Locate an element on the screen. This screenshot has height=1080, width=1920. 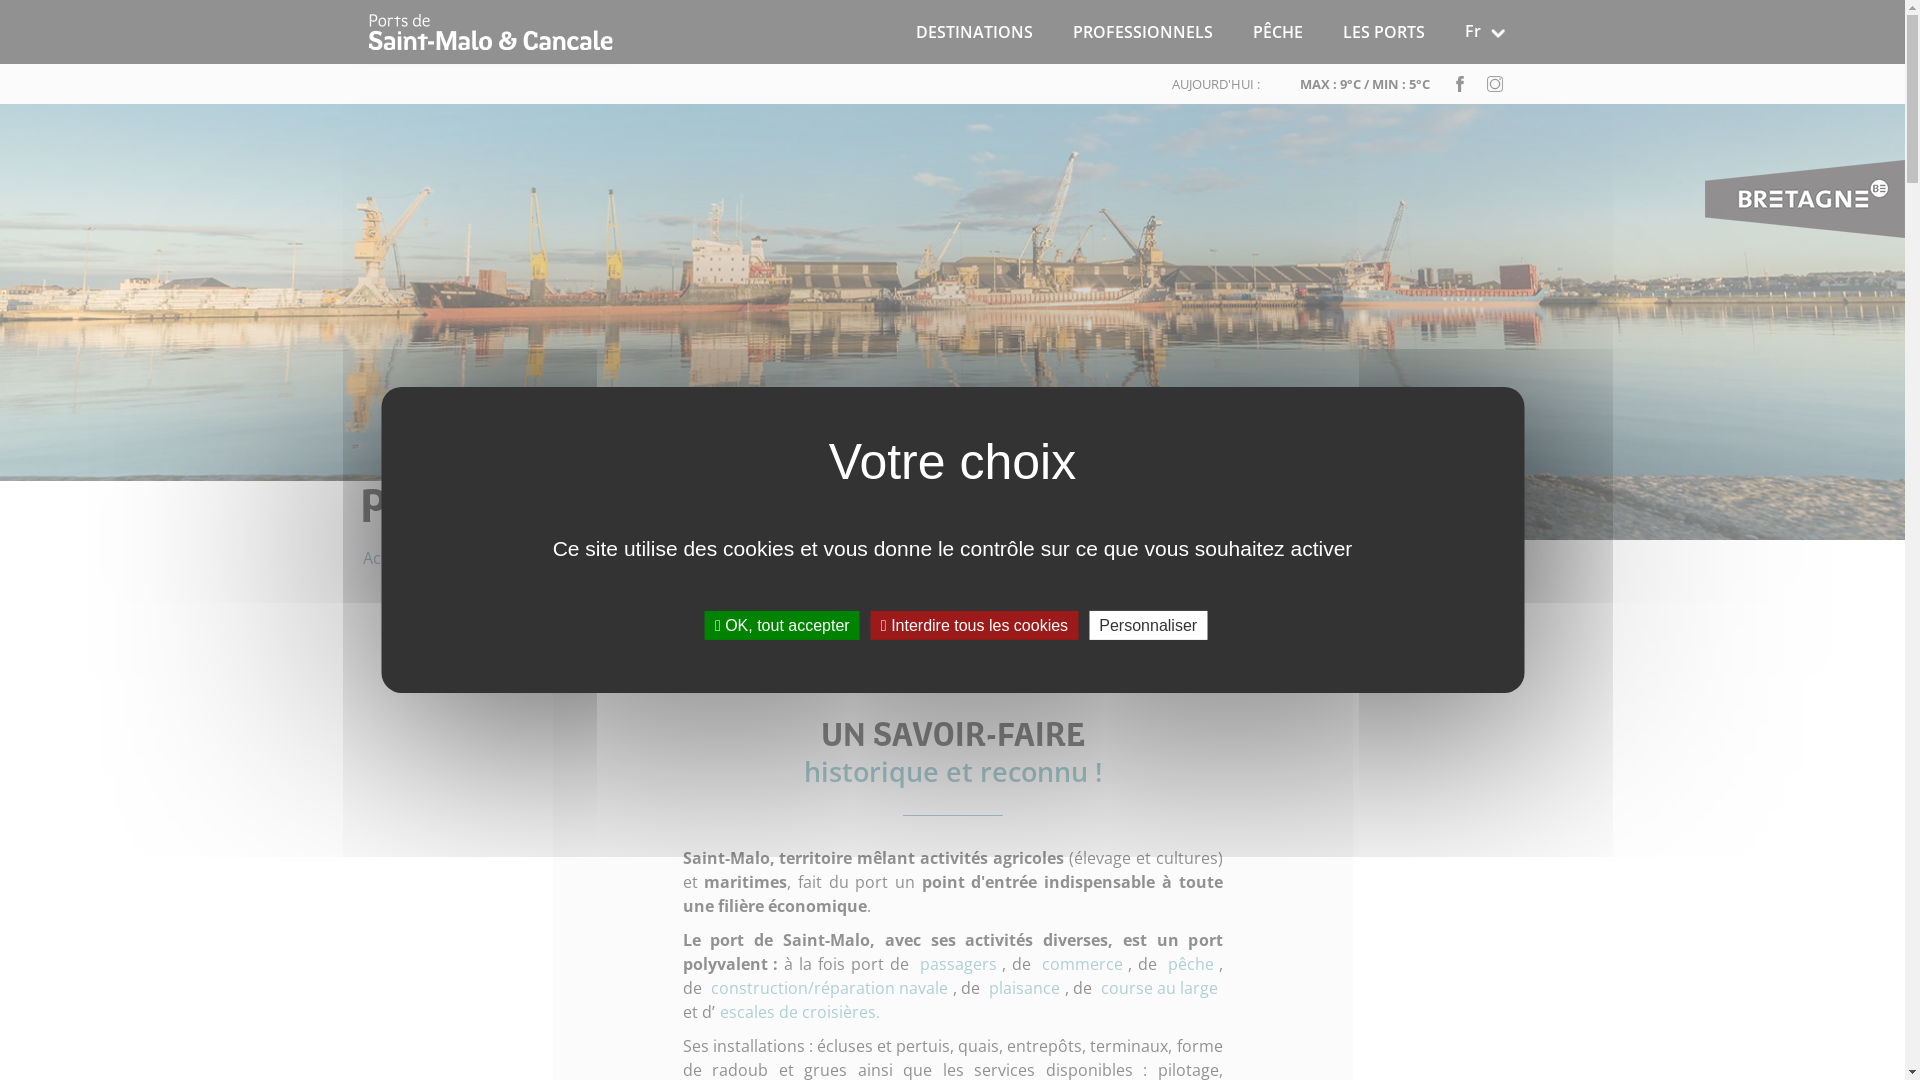
'passagers' is located at coordinates (957, 963).